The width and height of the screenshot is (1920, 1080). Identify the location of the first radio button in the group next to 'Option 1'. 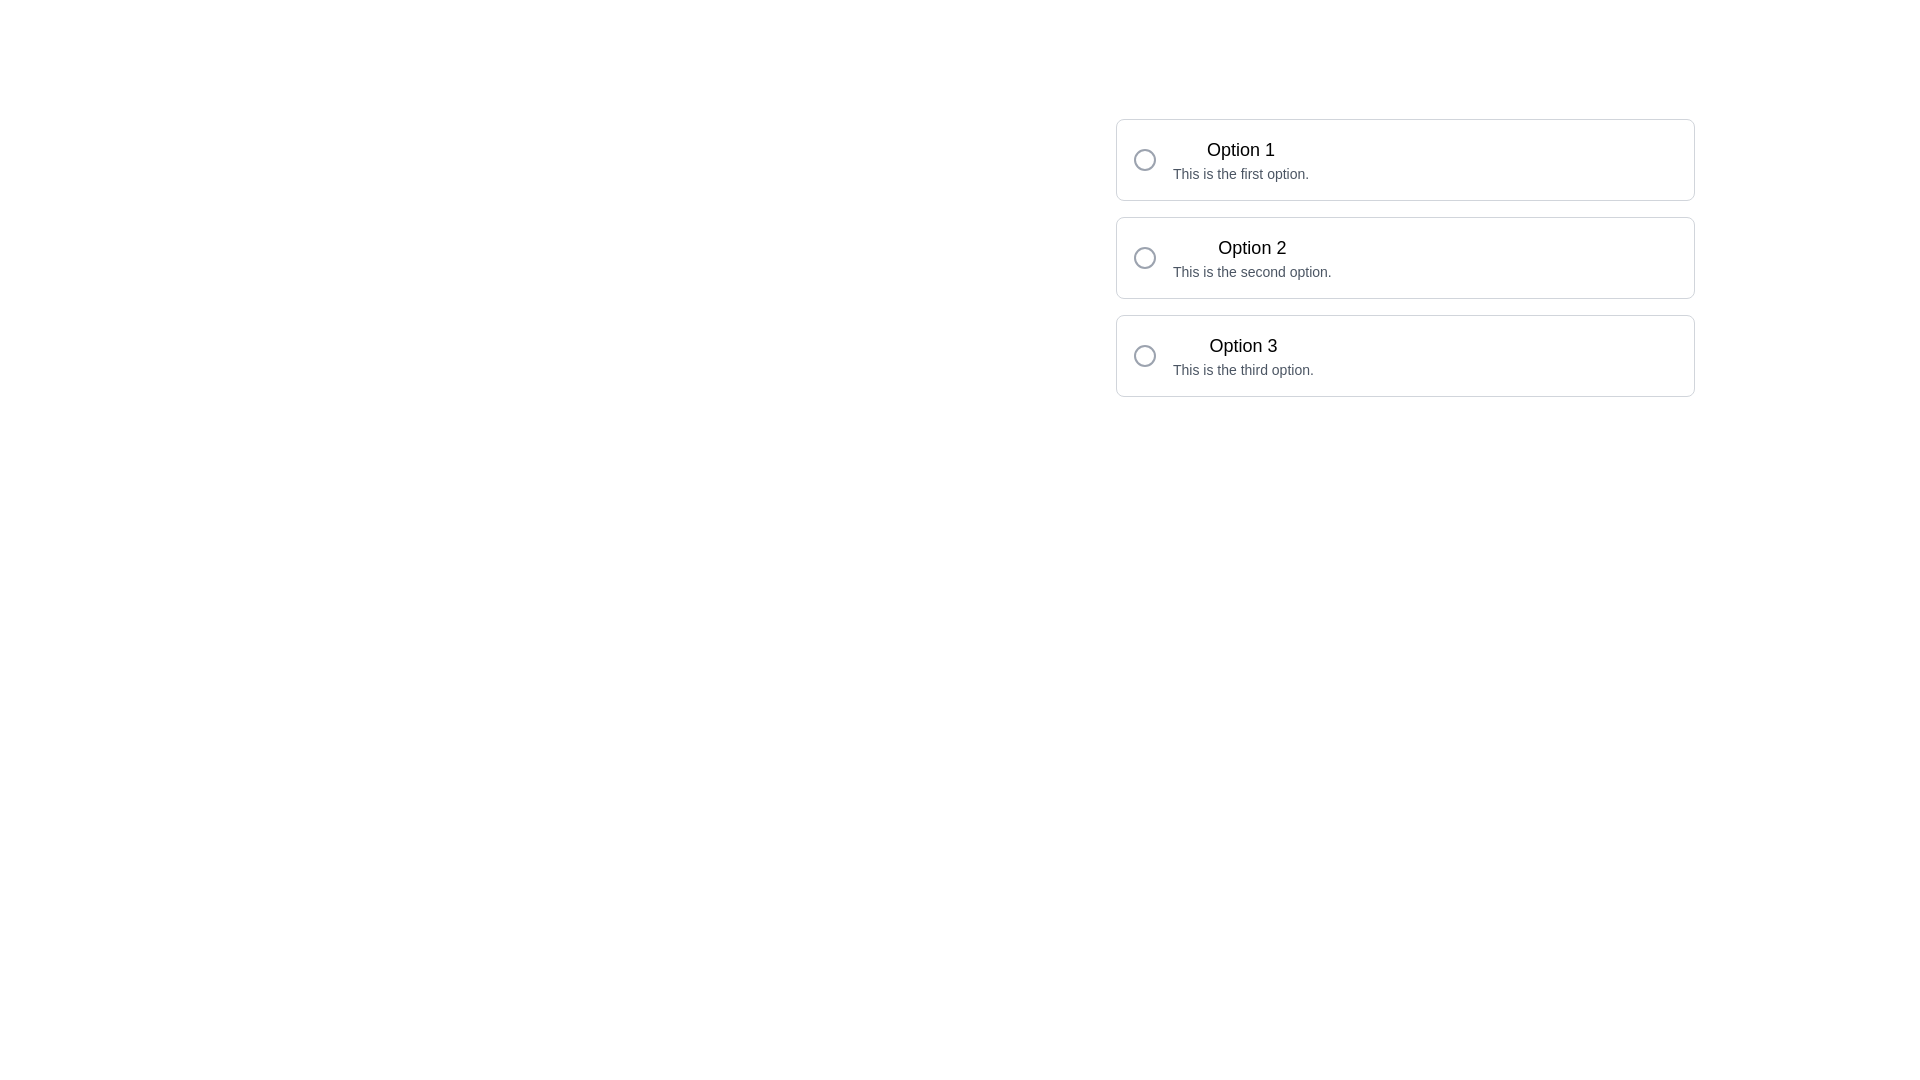
(1145, 158).